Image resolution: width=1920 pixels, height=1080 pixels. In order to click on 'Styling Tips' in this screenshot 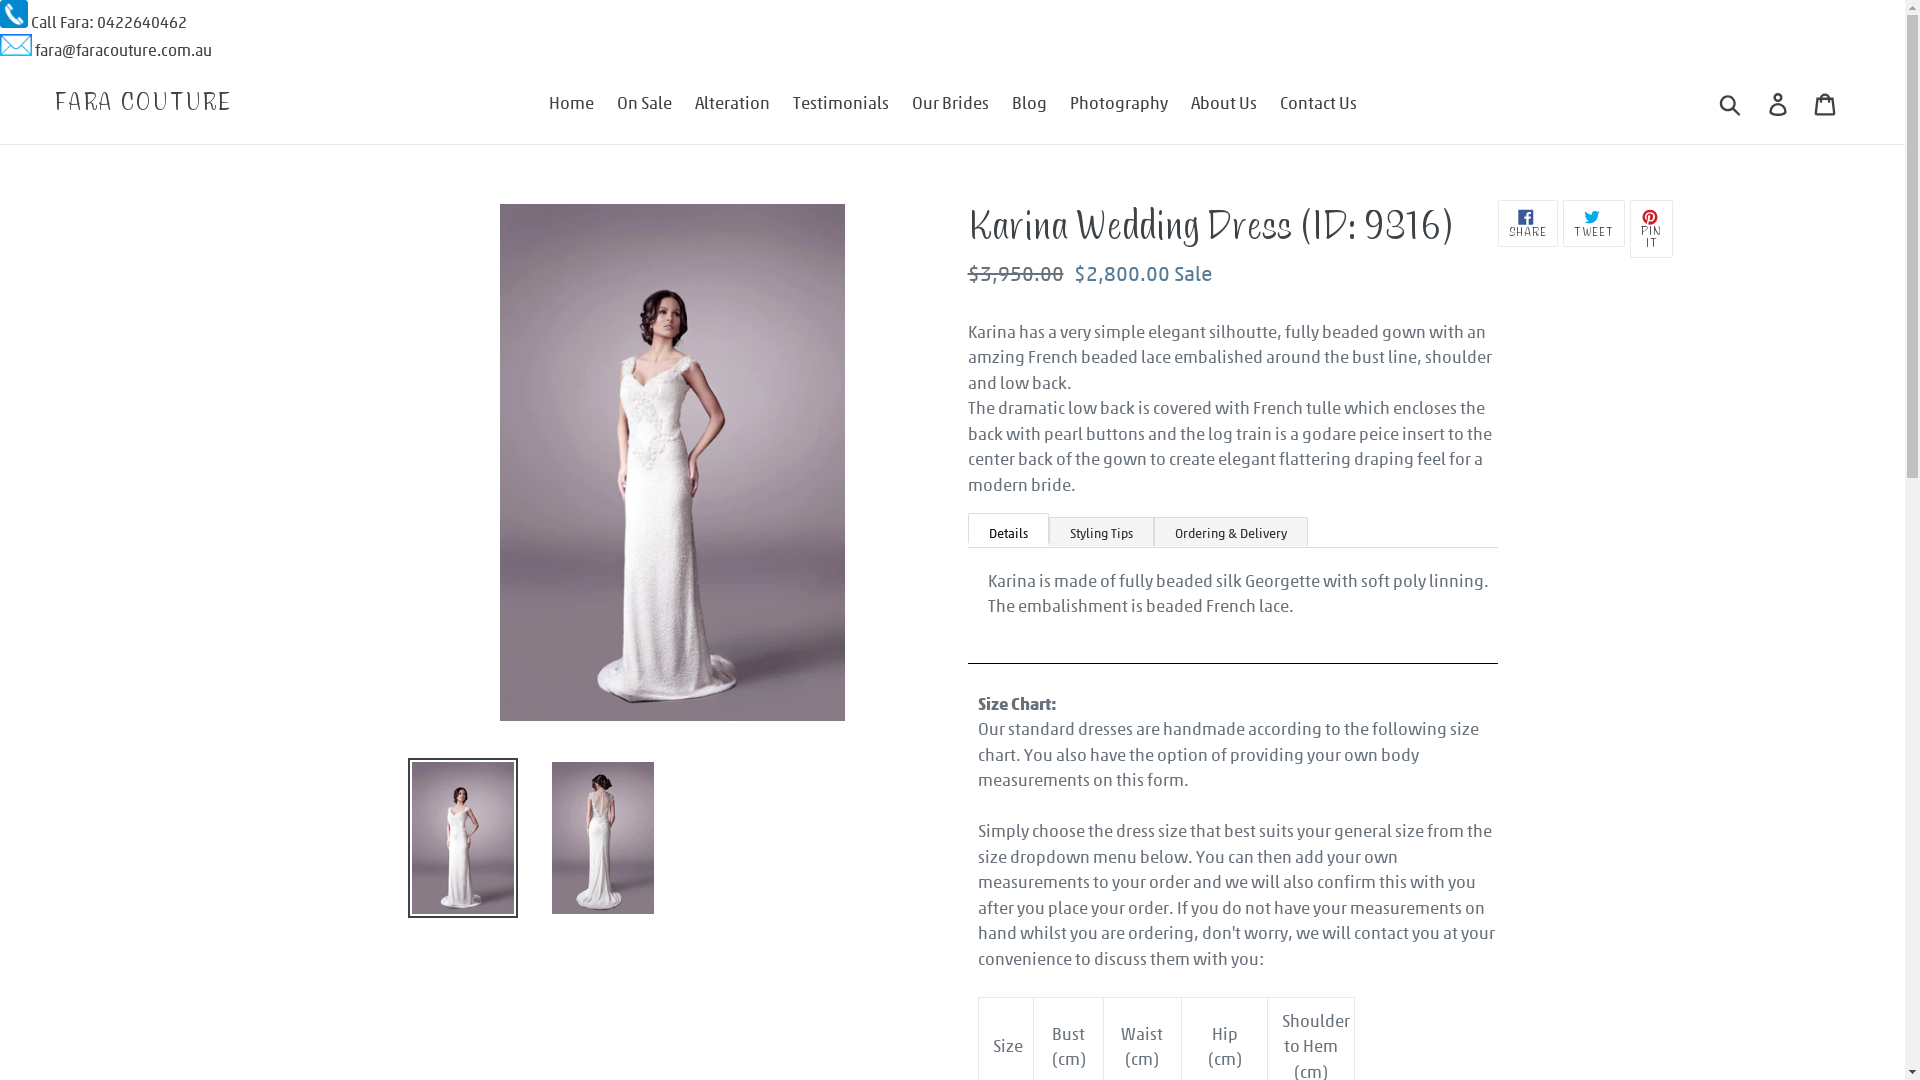, I will do `click(1046, 529)`.